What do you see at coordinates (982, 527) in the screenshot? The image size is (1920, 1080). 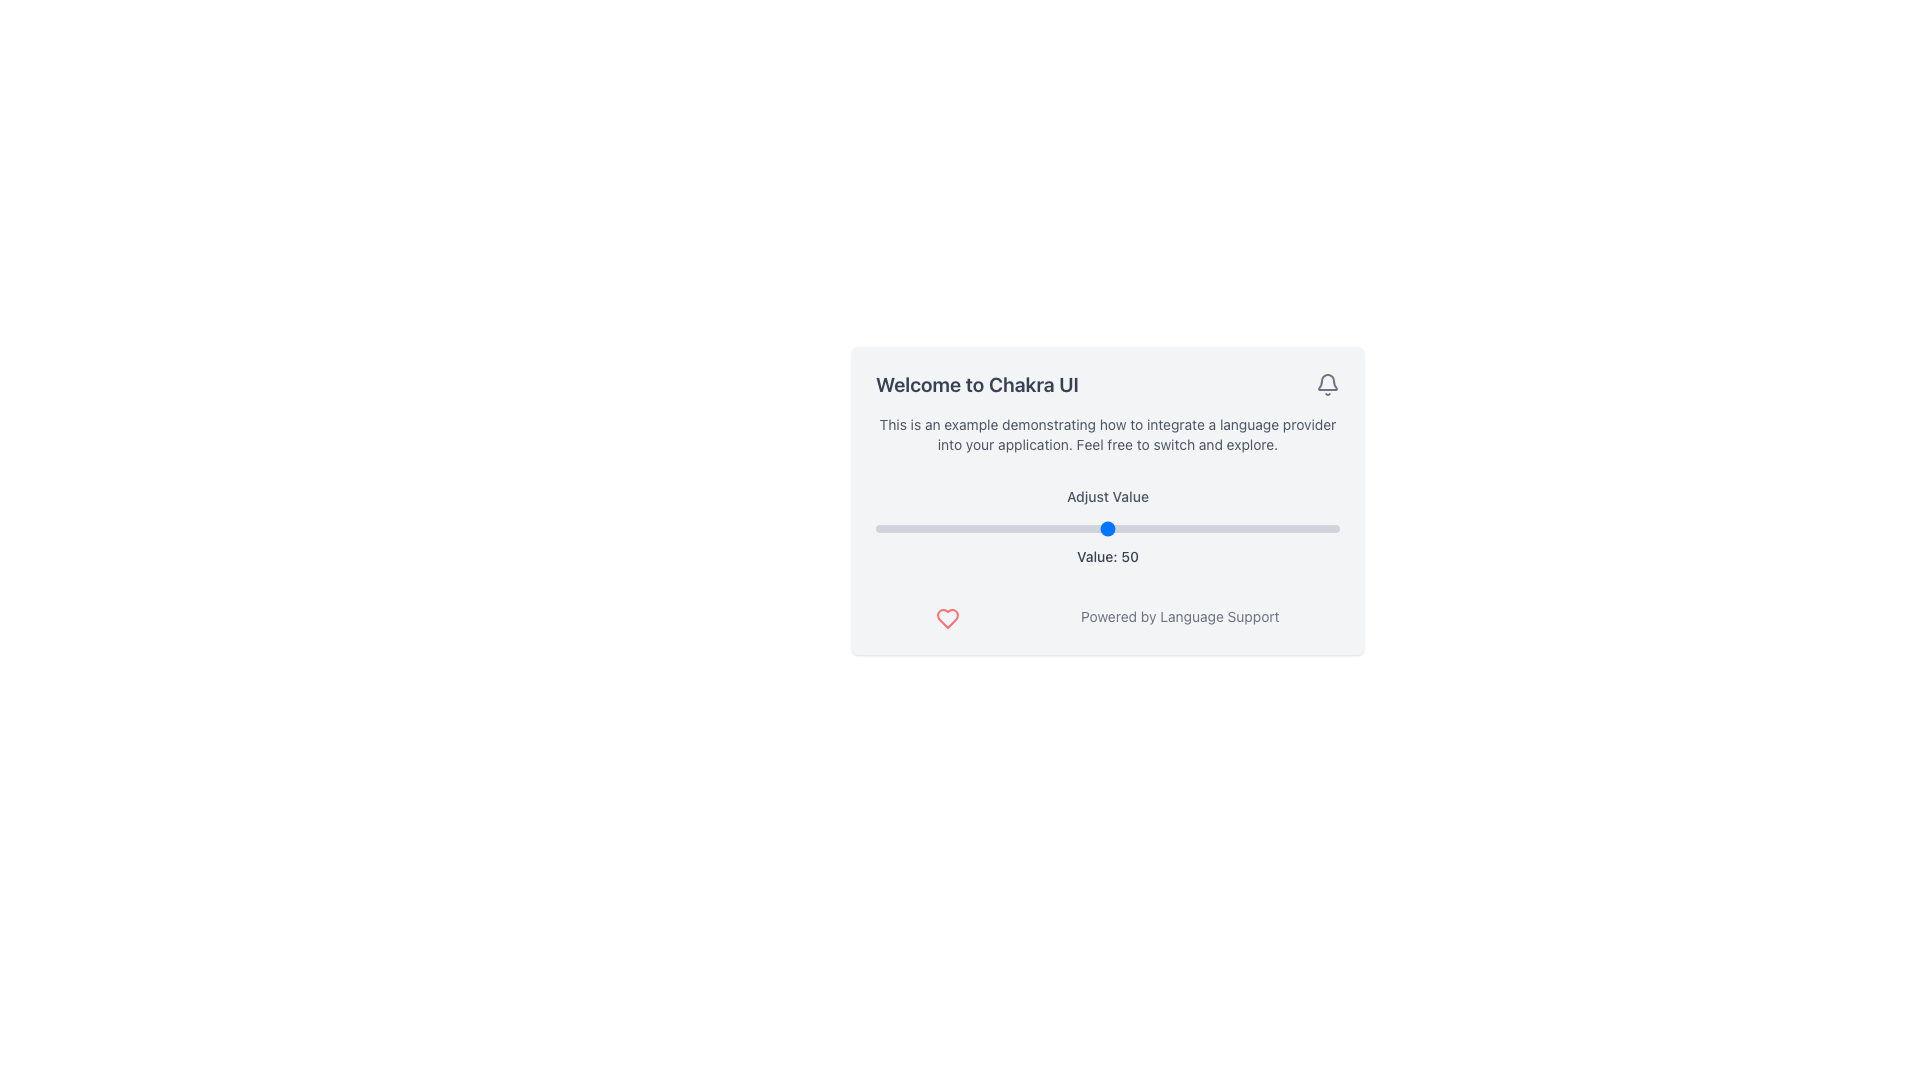 I see `the slider value` at bounding box center [982, 527].